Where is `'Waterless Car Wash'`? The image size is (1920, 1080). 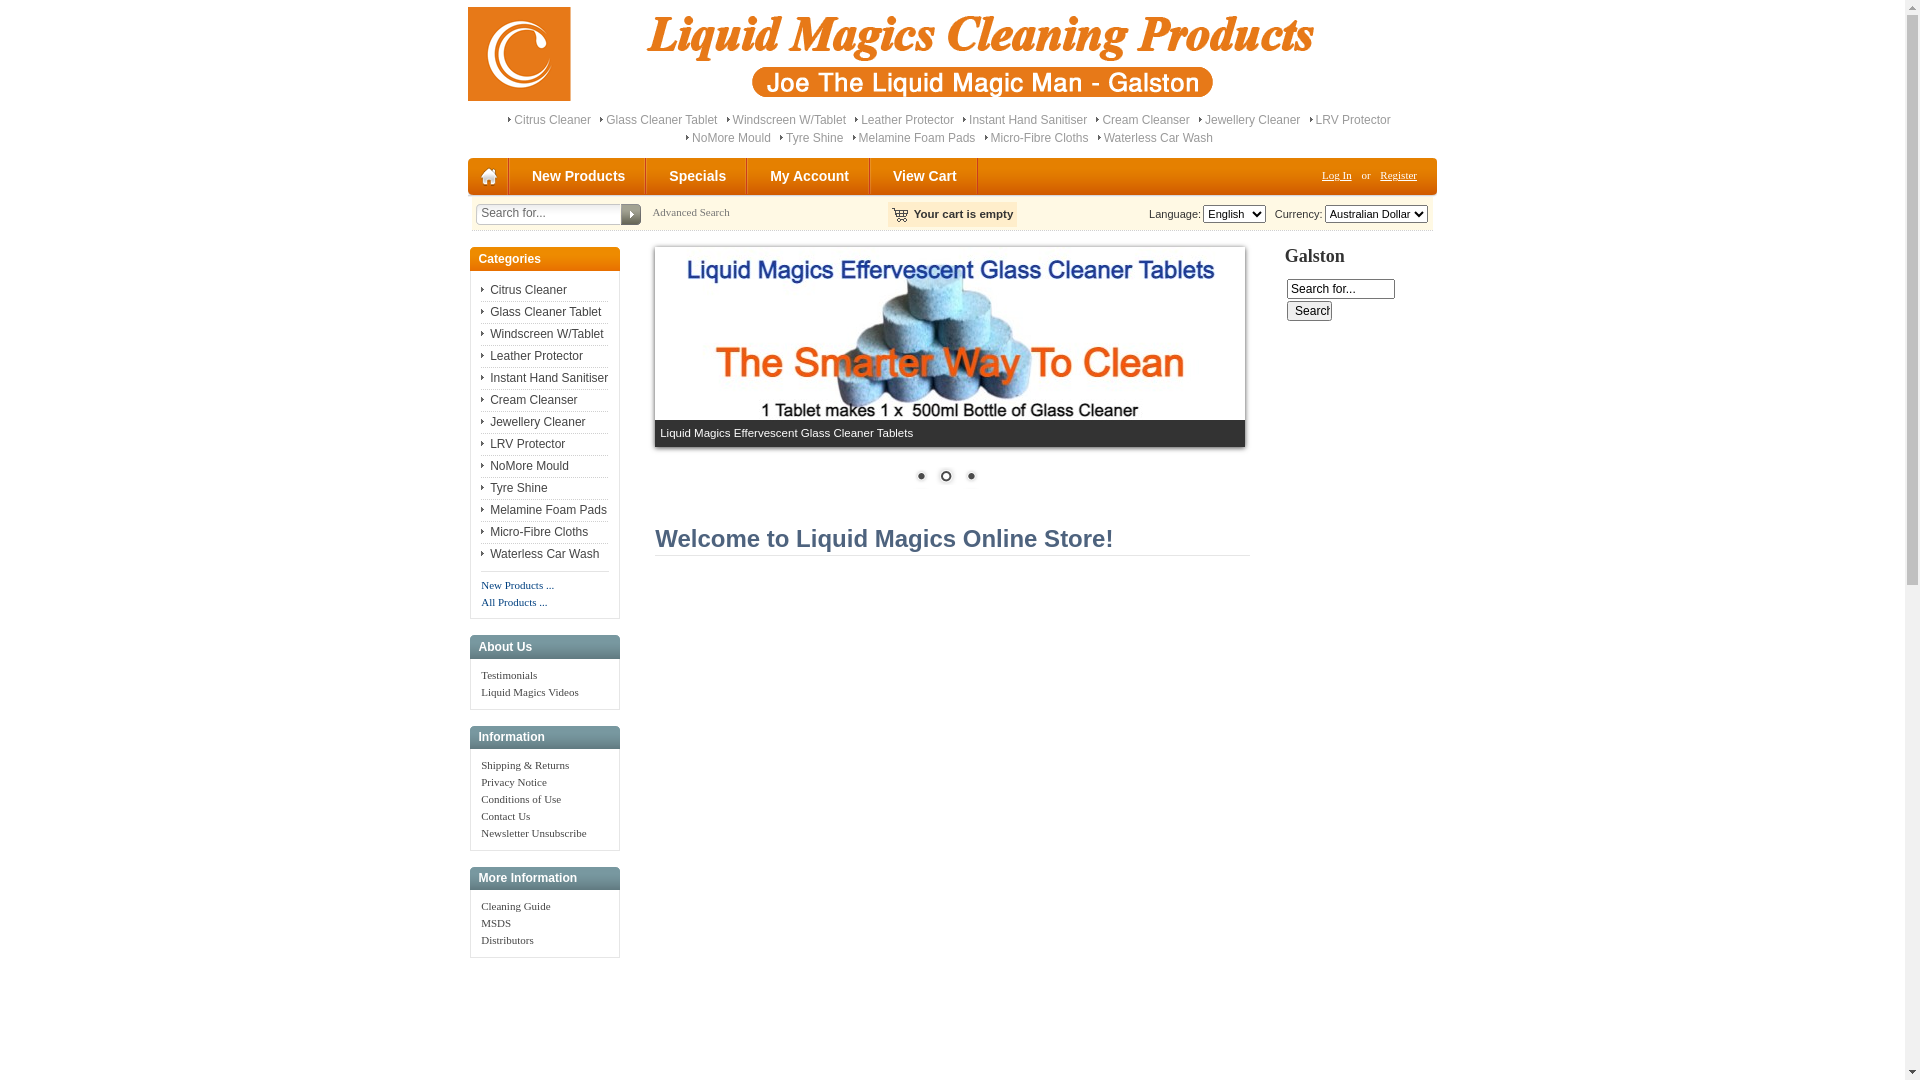
'Waterless Car Wash' is located at coordinates (1097, 137).